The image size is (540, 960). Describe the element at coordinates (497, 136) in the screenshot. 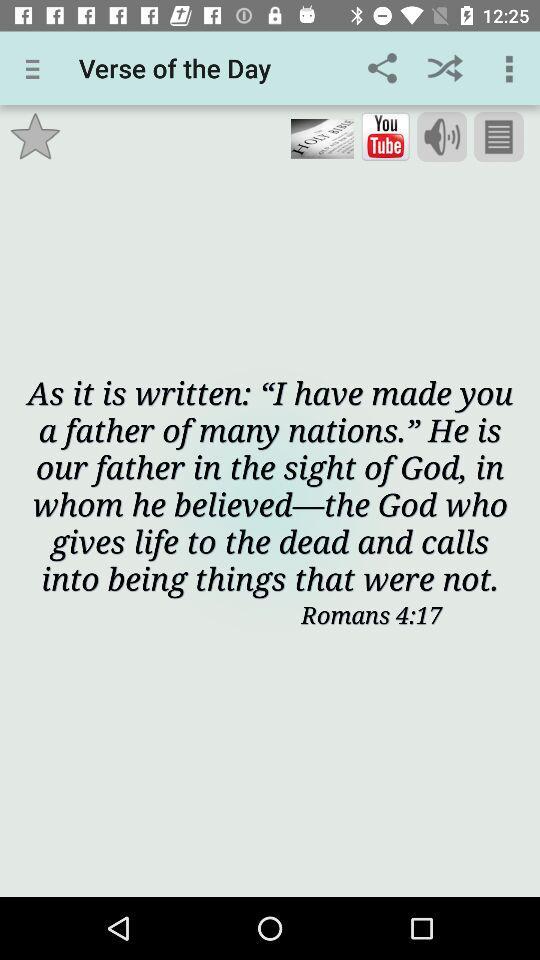

I see `the description icon` at that location.